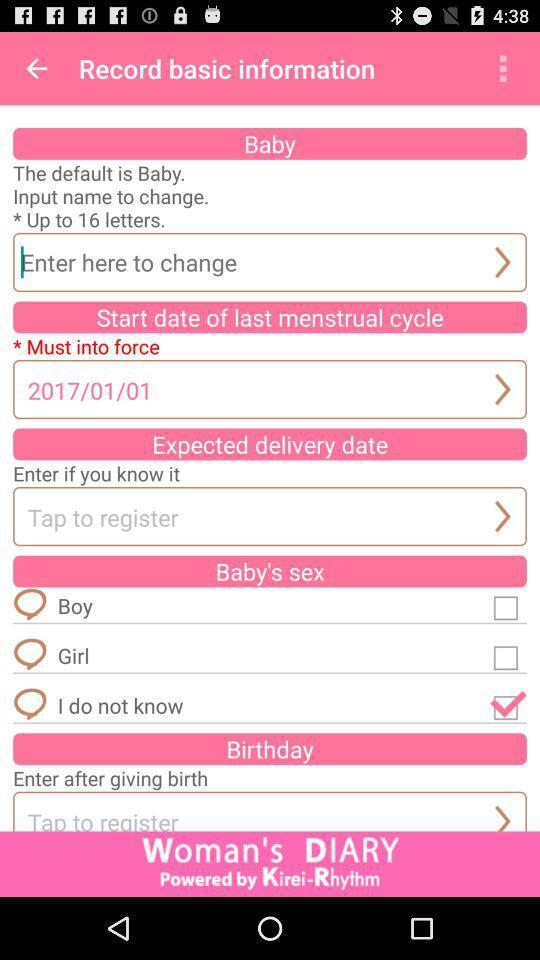  Describe the element at coordinates (508, 705) in the screenshot. I see `this button was select option` at that location.